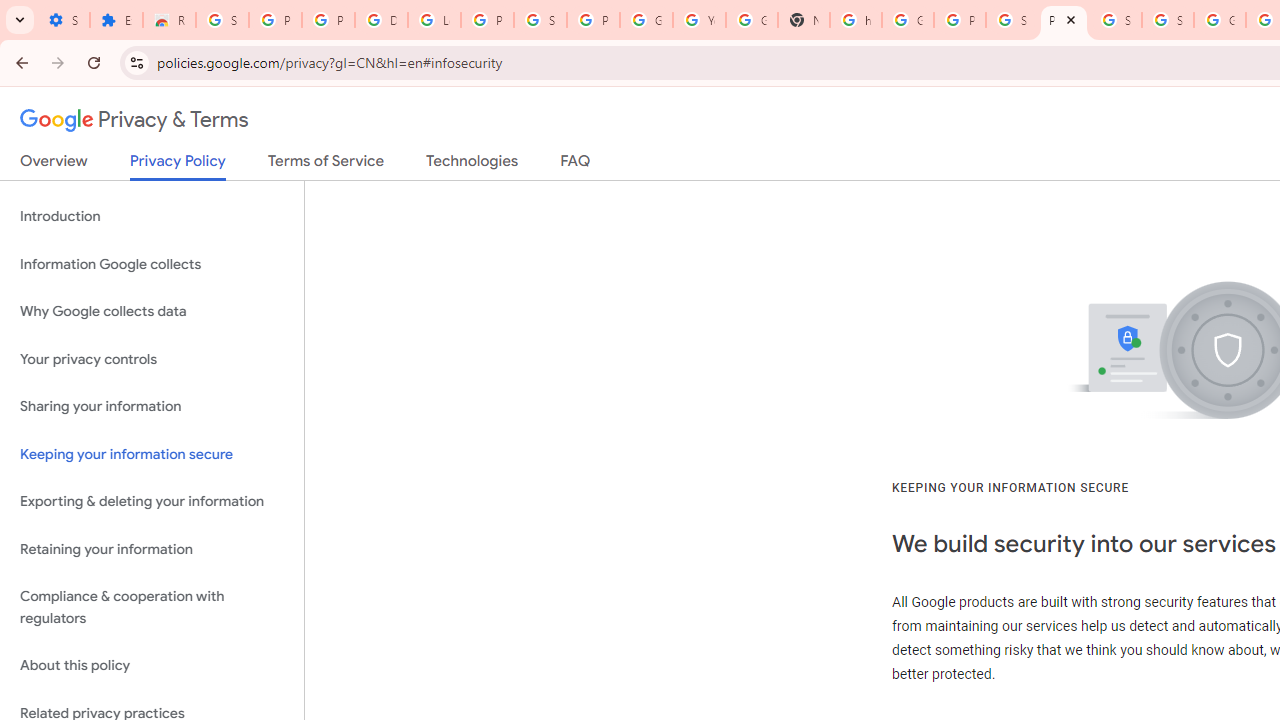 The image size is (1280, 720). What do you see at coordinates (169, 20) in the screenshot?
I see `'Reviews: Helix Fruit Jump Arcade Game'` at bounding box center [169, 20].